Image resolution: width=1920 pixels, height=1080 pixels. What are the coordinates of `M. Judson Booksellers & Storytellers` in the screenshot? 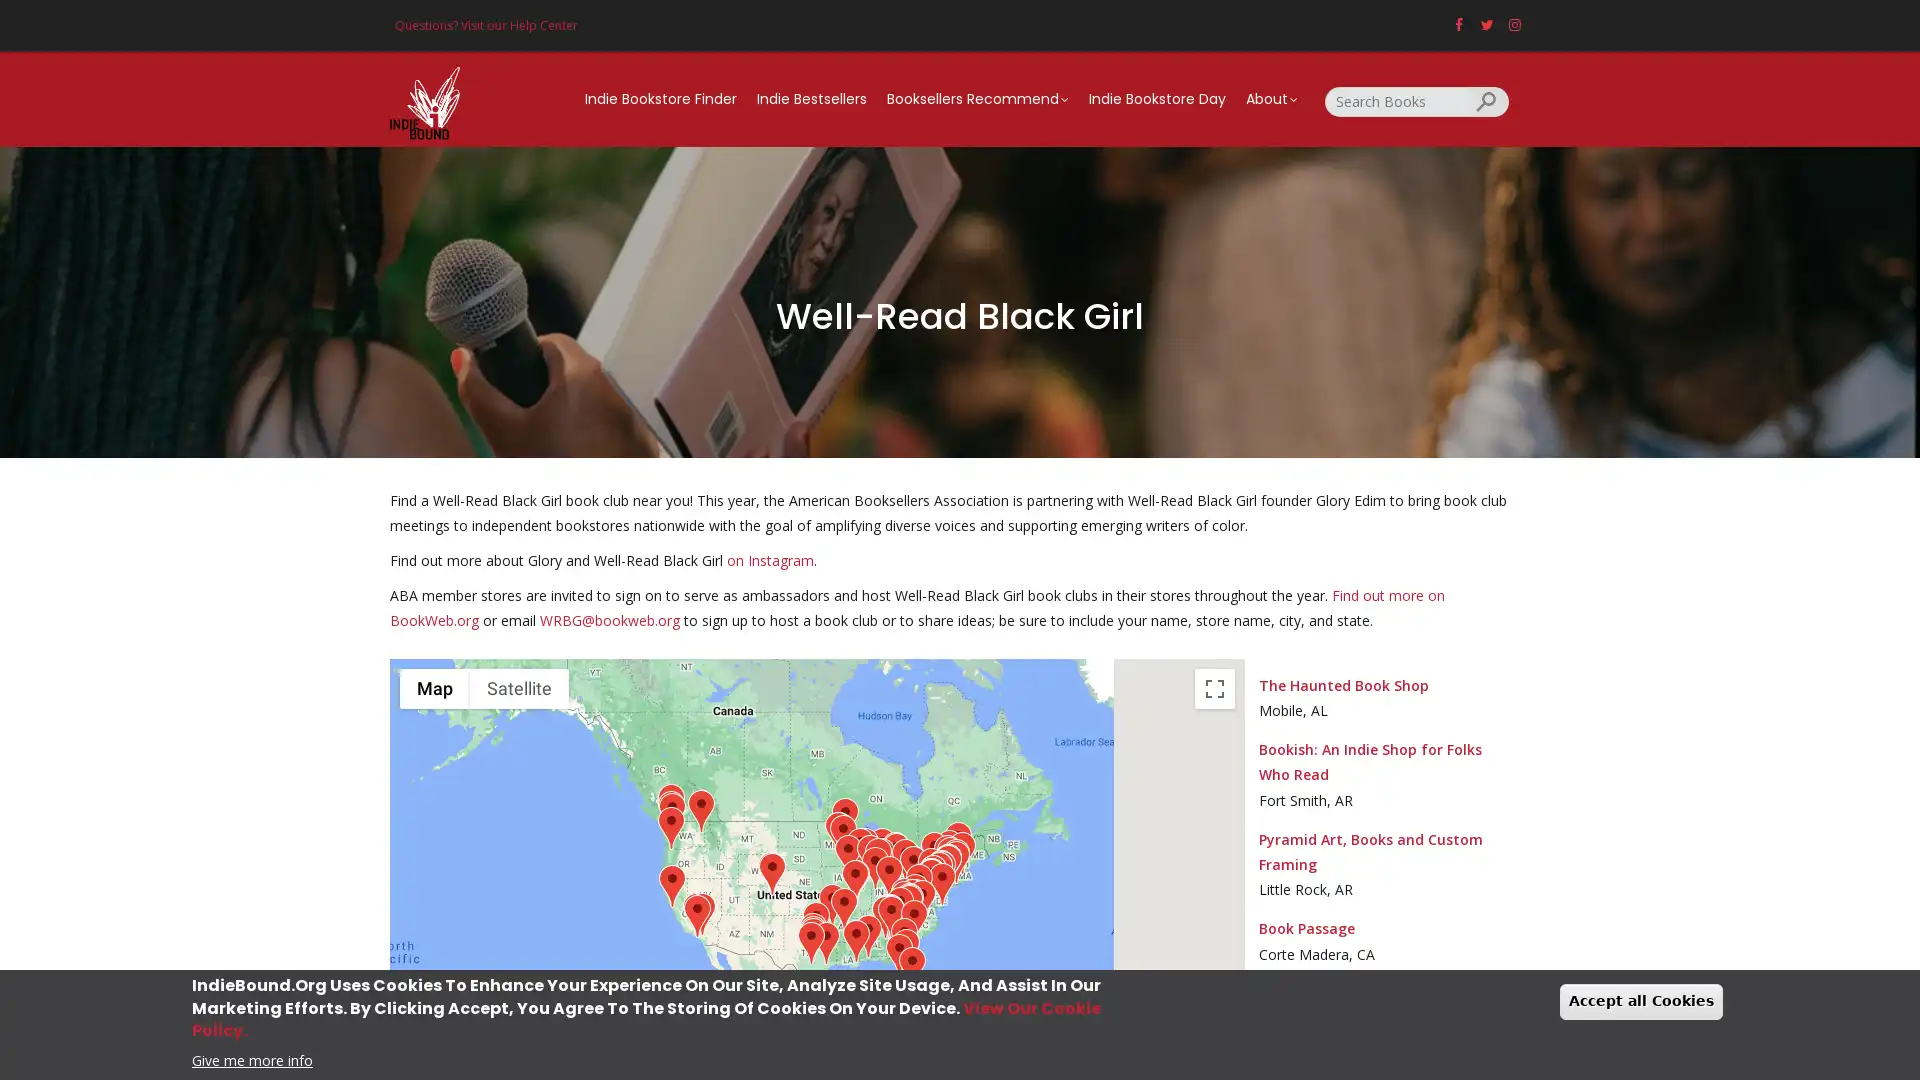 It's located at (898, 907).